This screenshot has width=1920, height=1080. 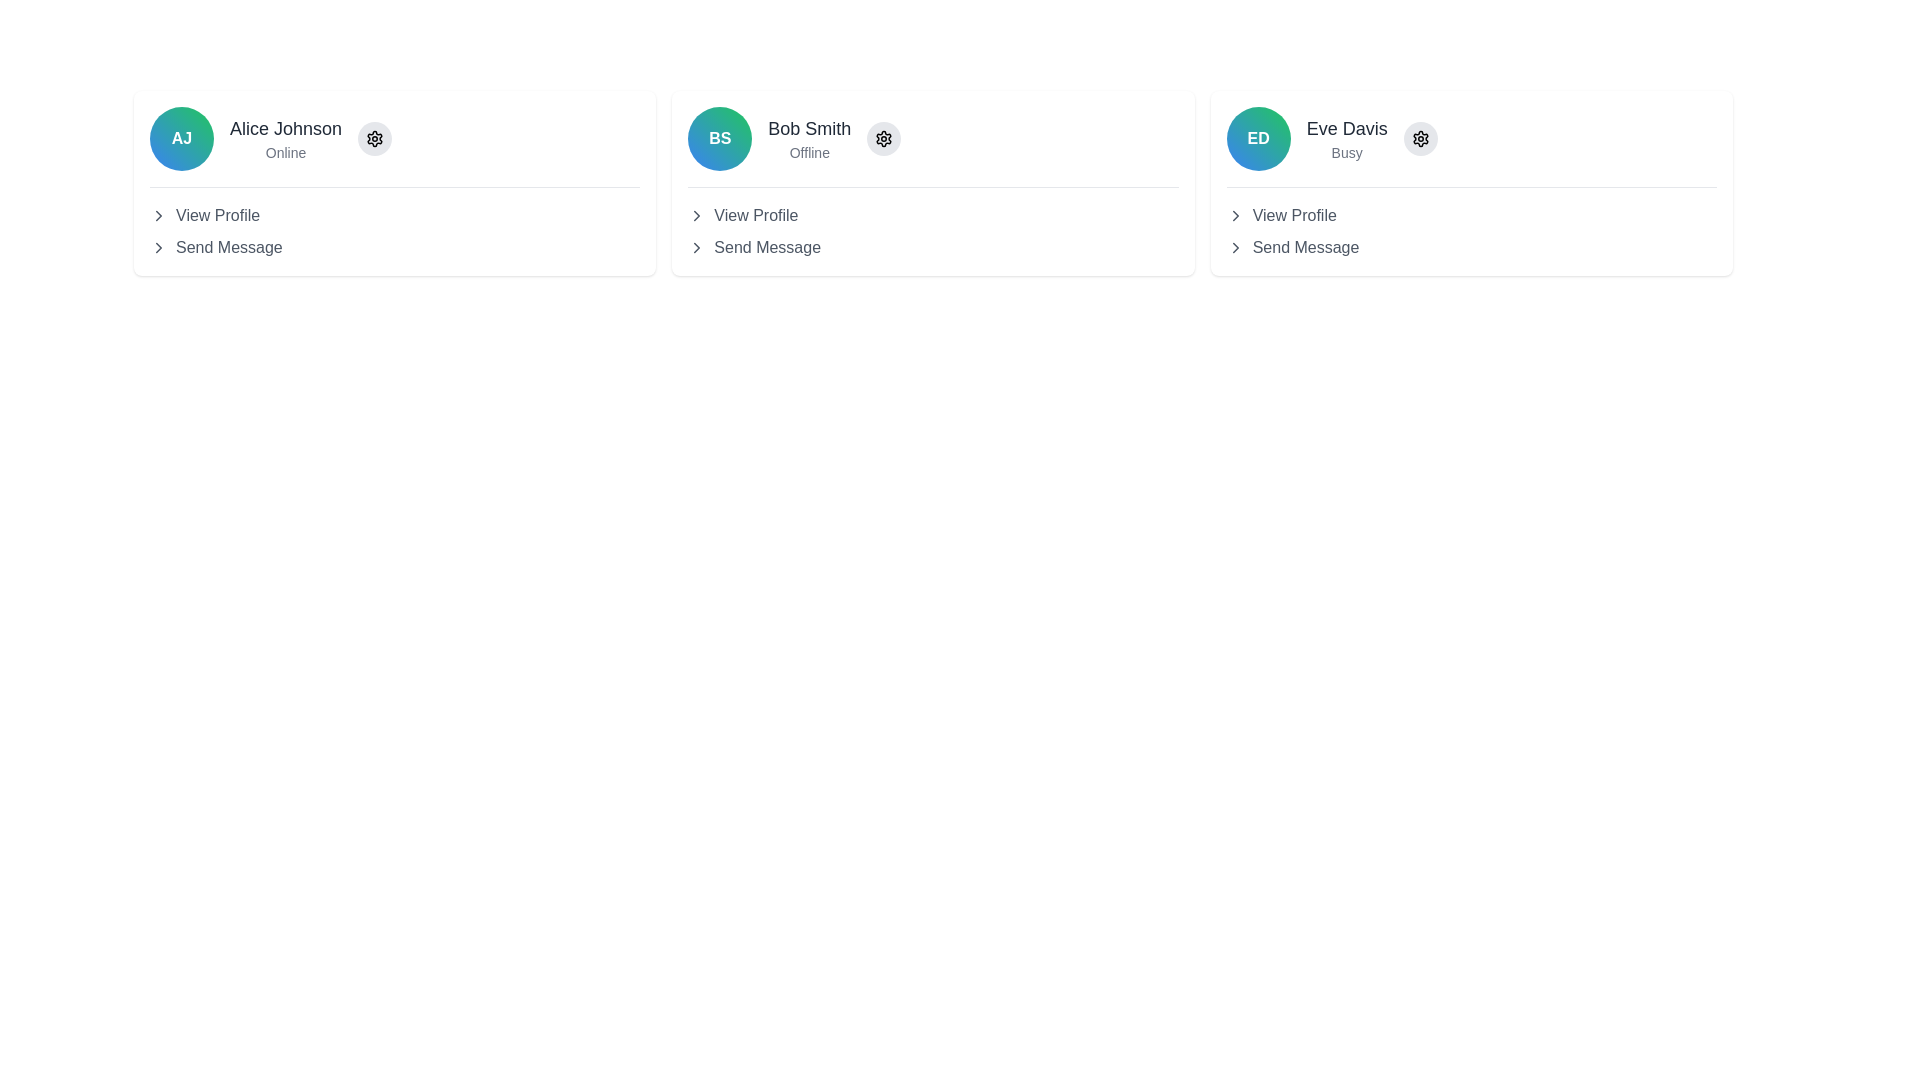 I want to click on the arrow icon located in the bottom section of the third card, so click(x=1234, y=216).